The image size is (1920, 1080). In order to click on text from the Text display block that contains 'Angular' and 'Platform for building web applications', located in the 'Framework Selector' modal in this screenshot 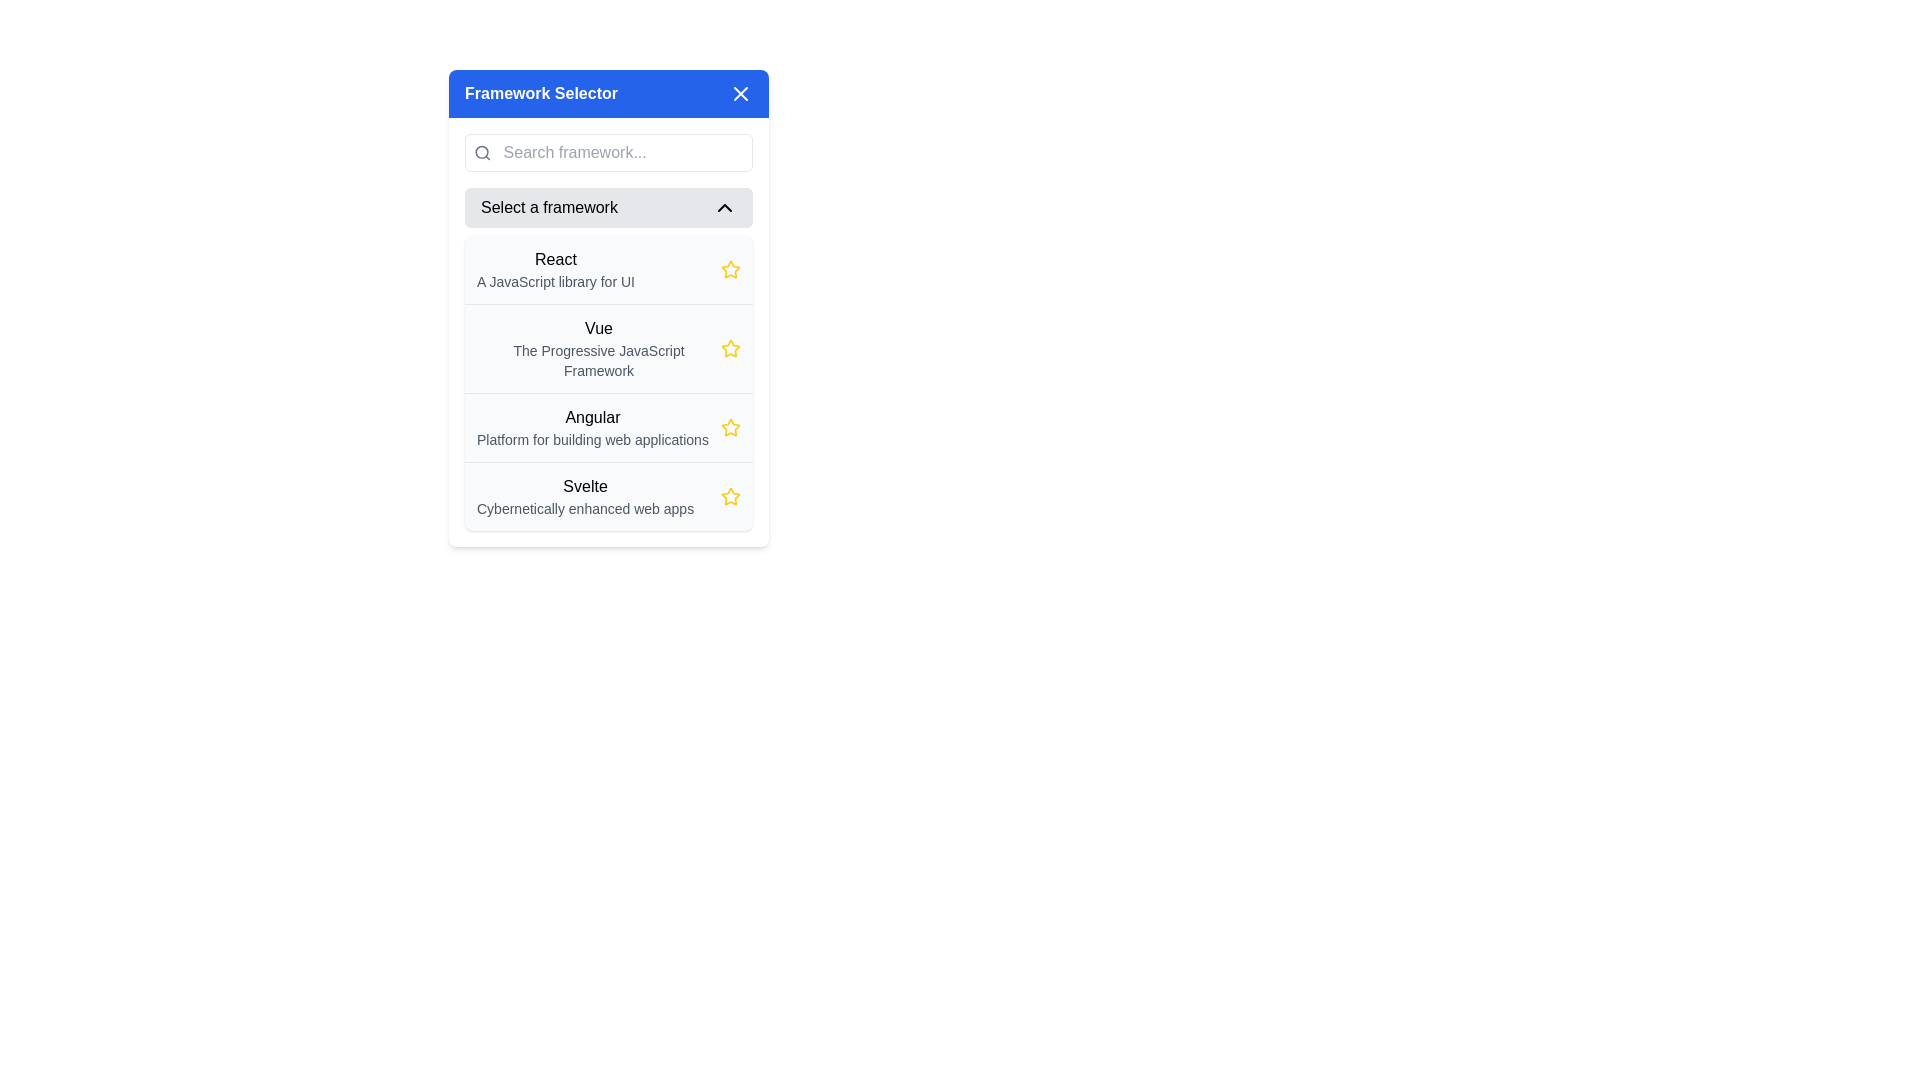, I will do `click(591, 427)`.